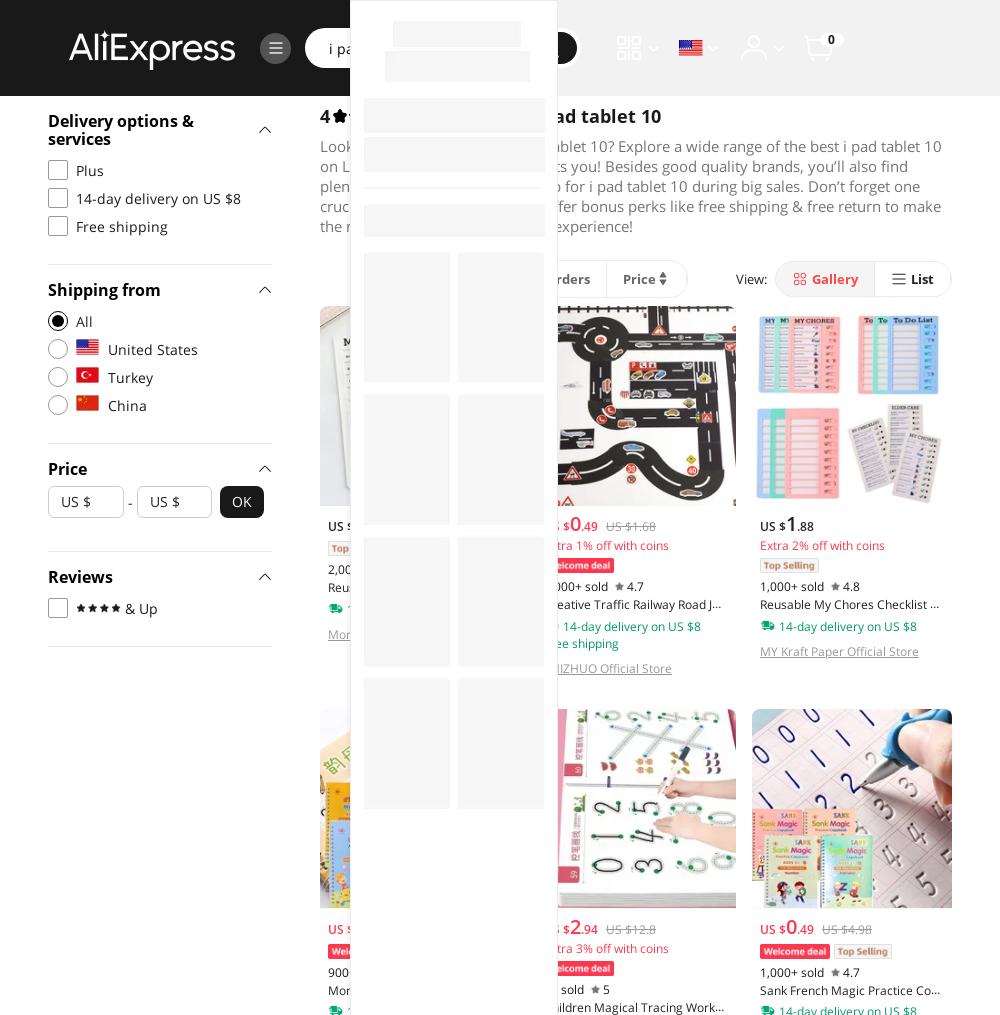 This screenshot has width=1000, height=1015. I want to click on 'Extra 2% off with coins', so click(820, 544).